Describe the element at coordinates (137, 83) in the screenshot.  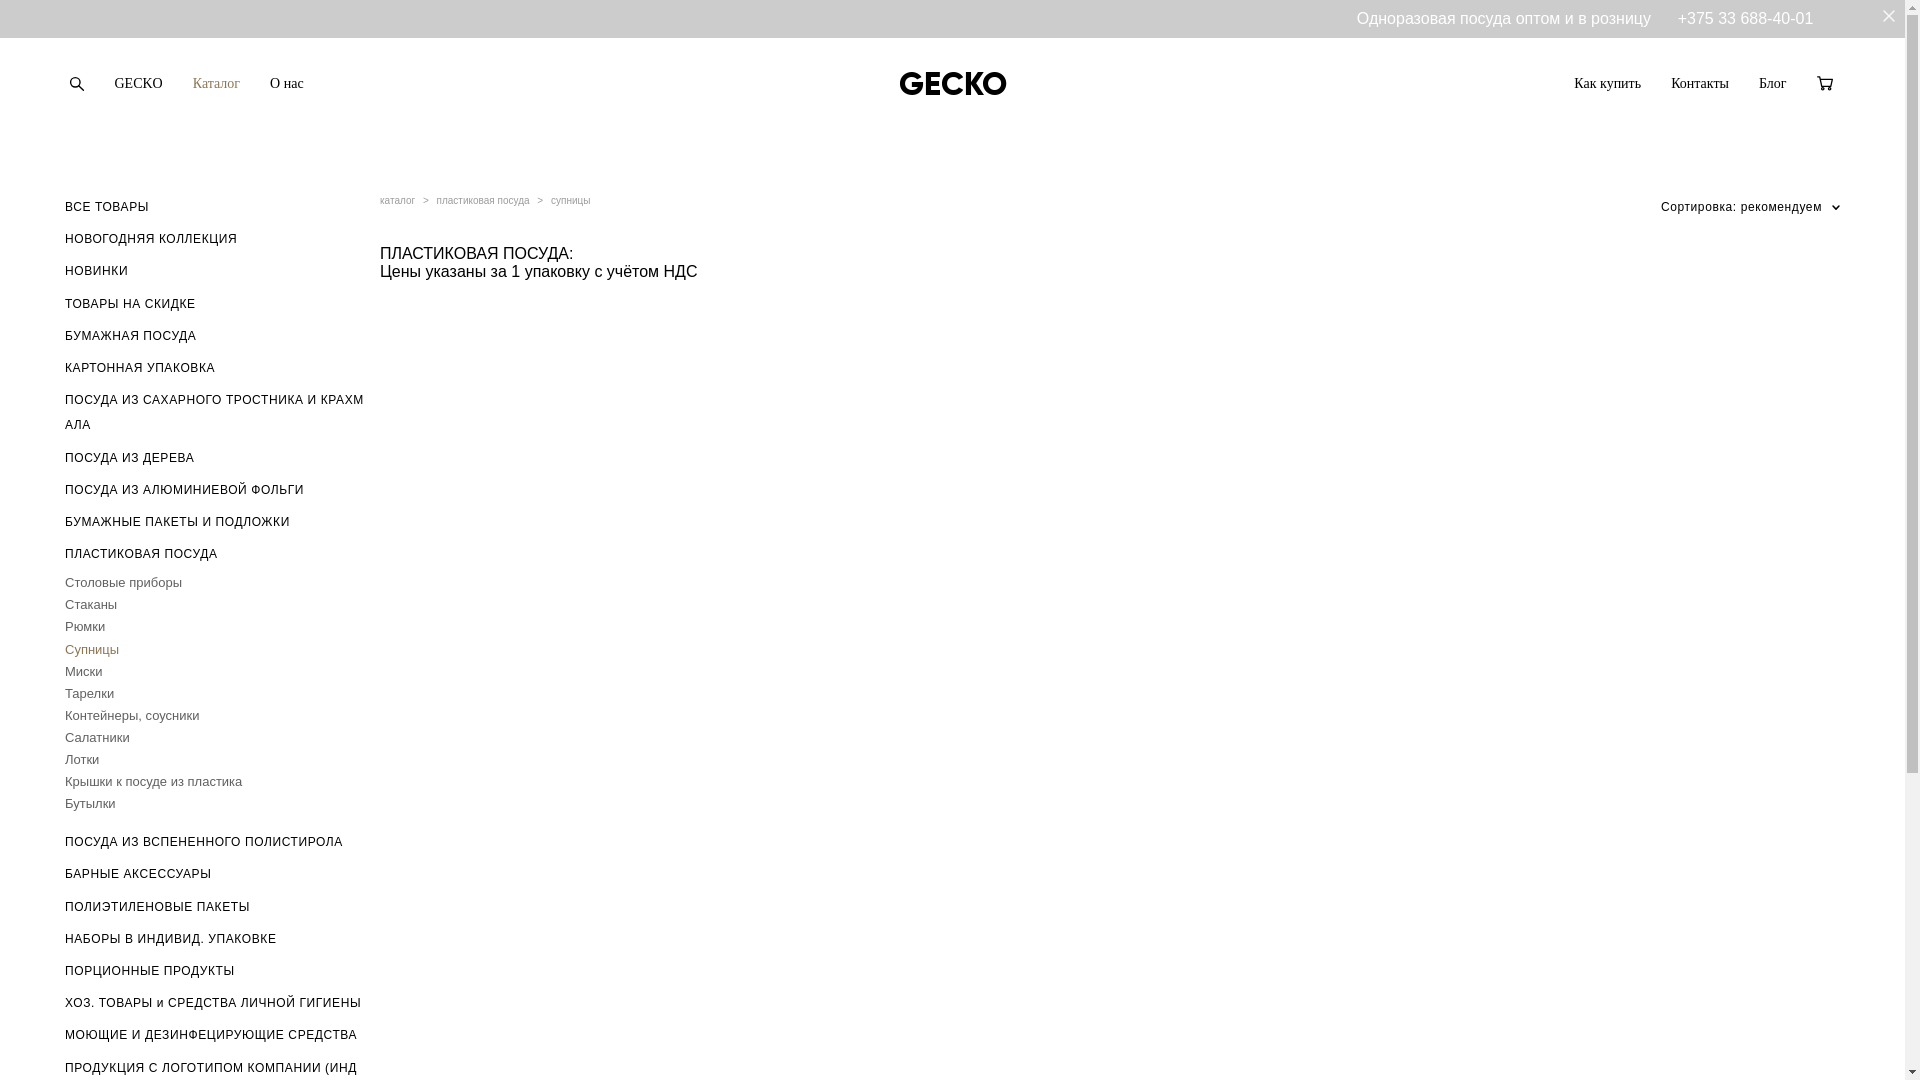
I see `'GECKO'` at that location.